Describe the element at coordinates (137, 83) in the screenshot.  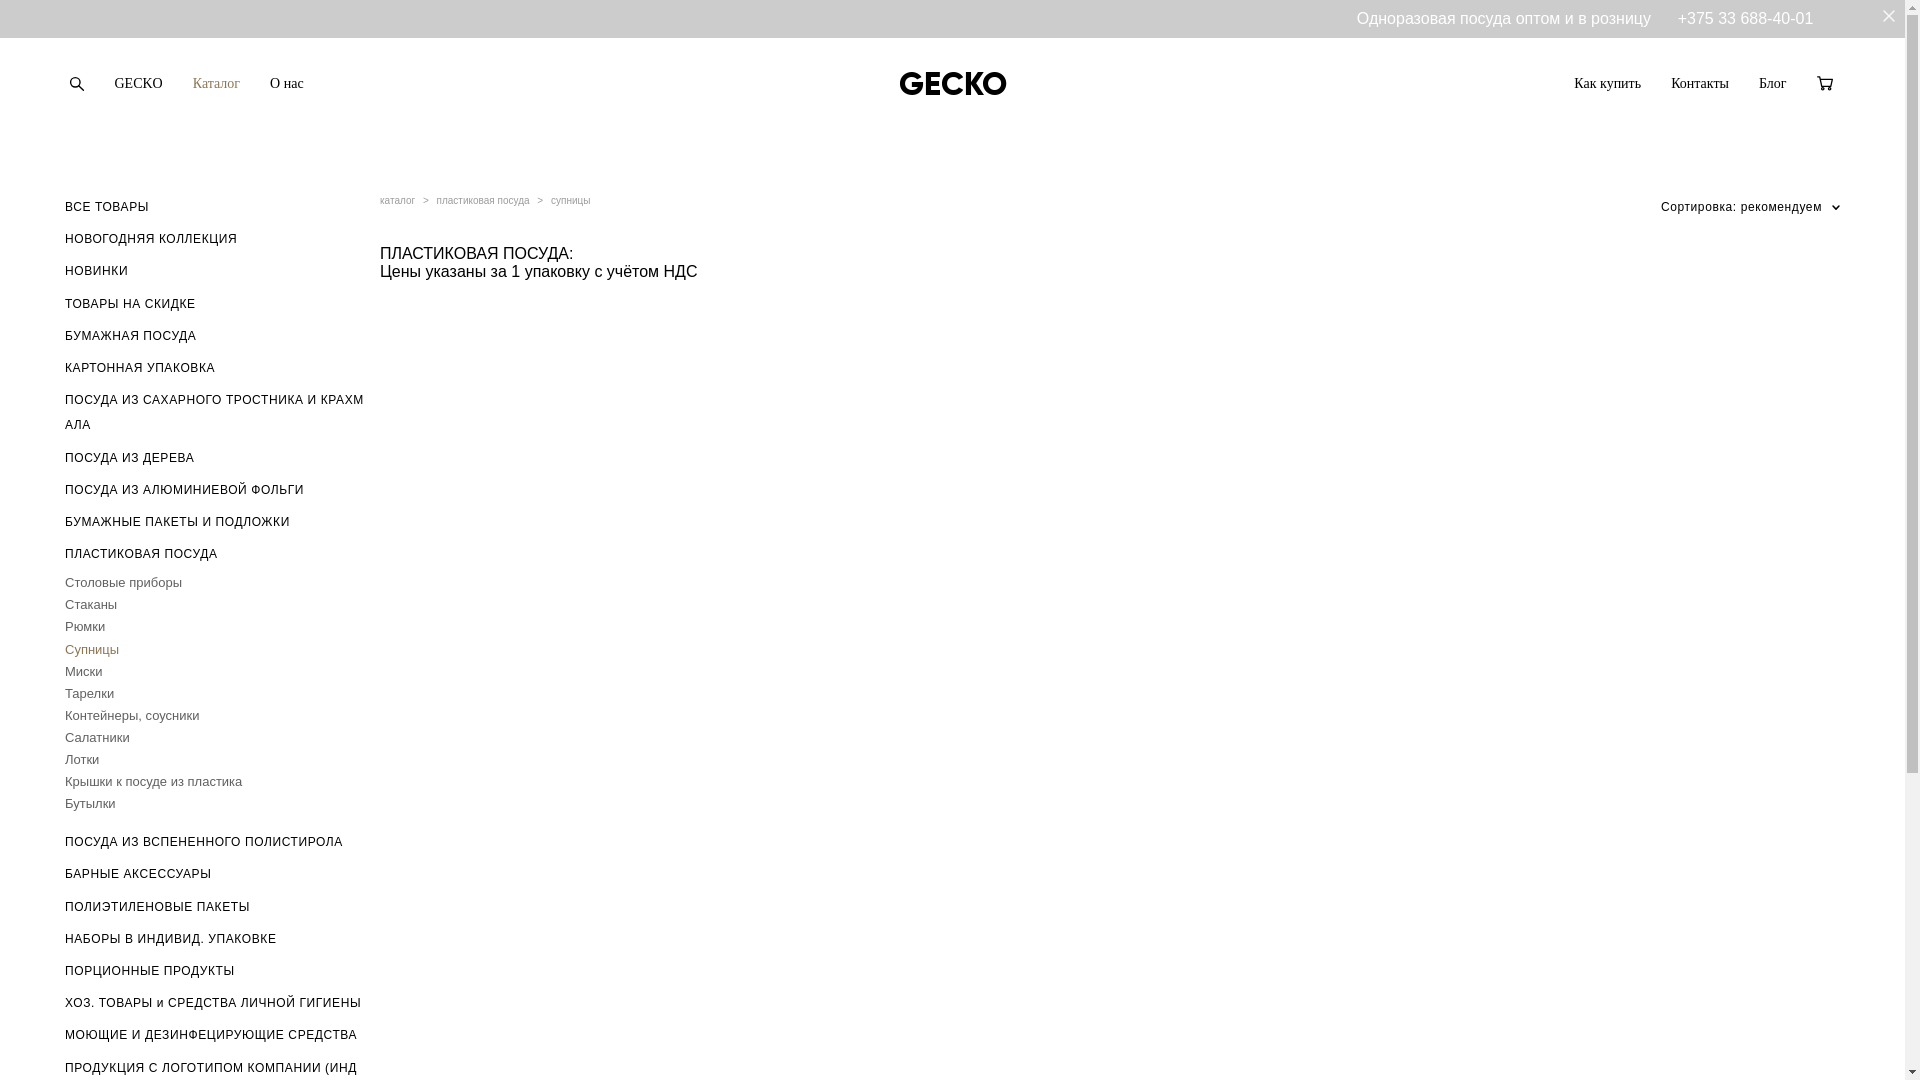
I see `'GECKO'` at that location.